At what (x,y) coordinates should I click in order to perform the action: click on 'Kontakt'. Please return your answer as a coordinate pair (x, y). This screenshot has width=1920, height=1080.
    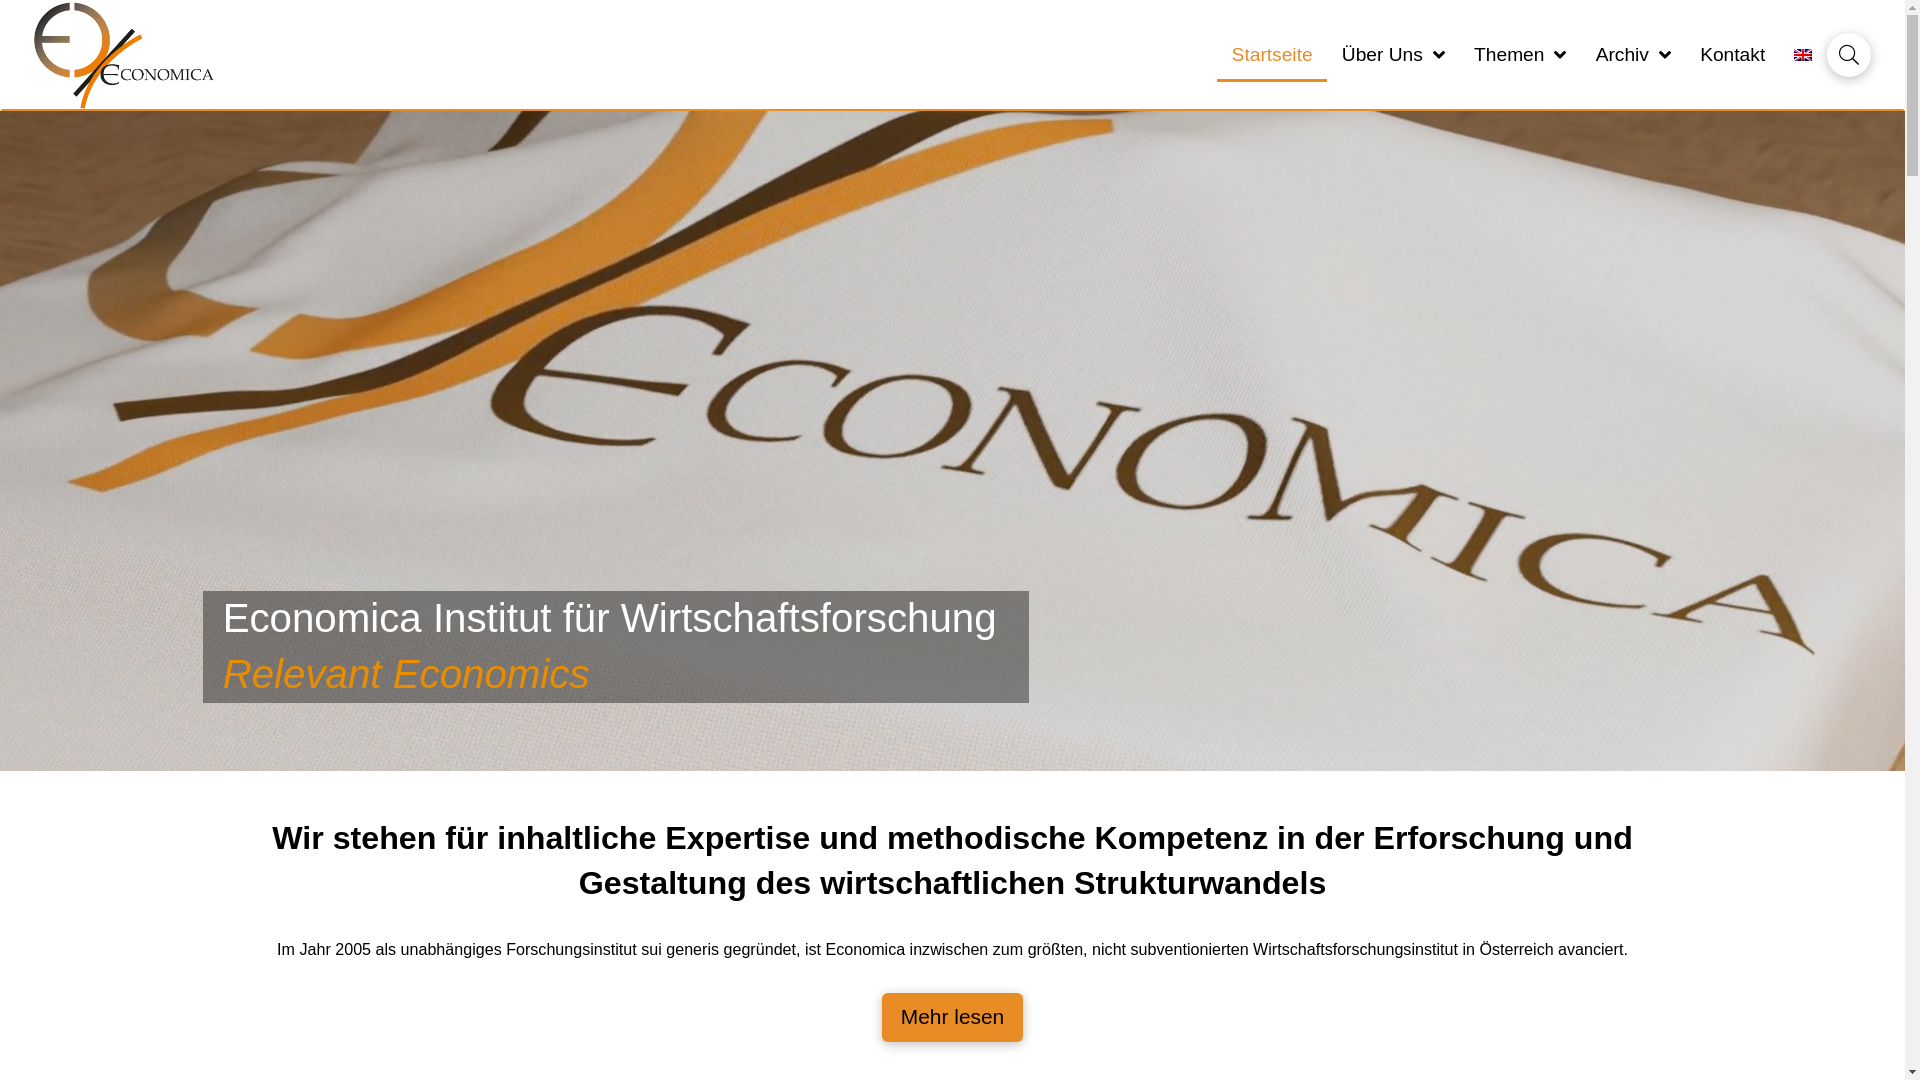
    Looking at the image, I should click on (1731, 54).